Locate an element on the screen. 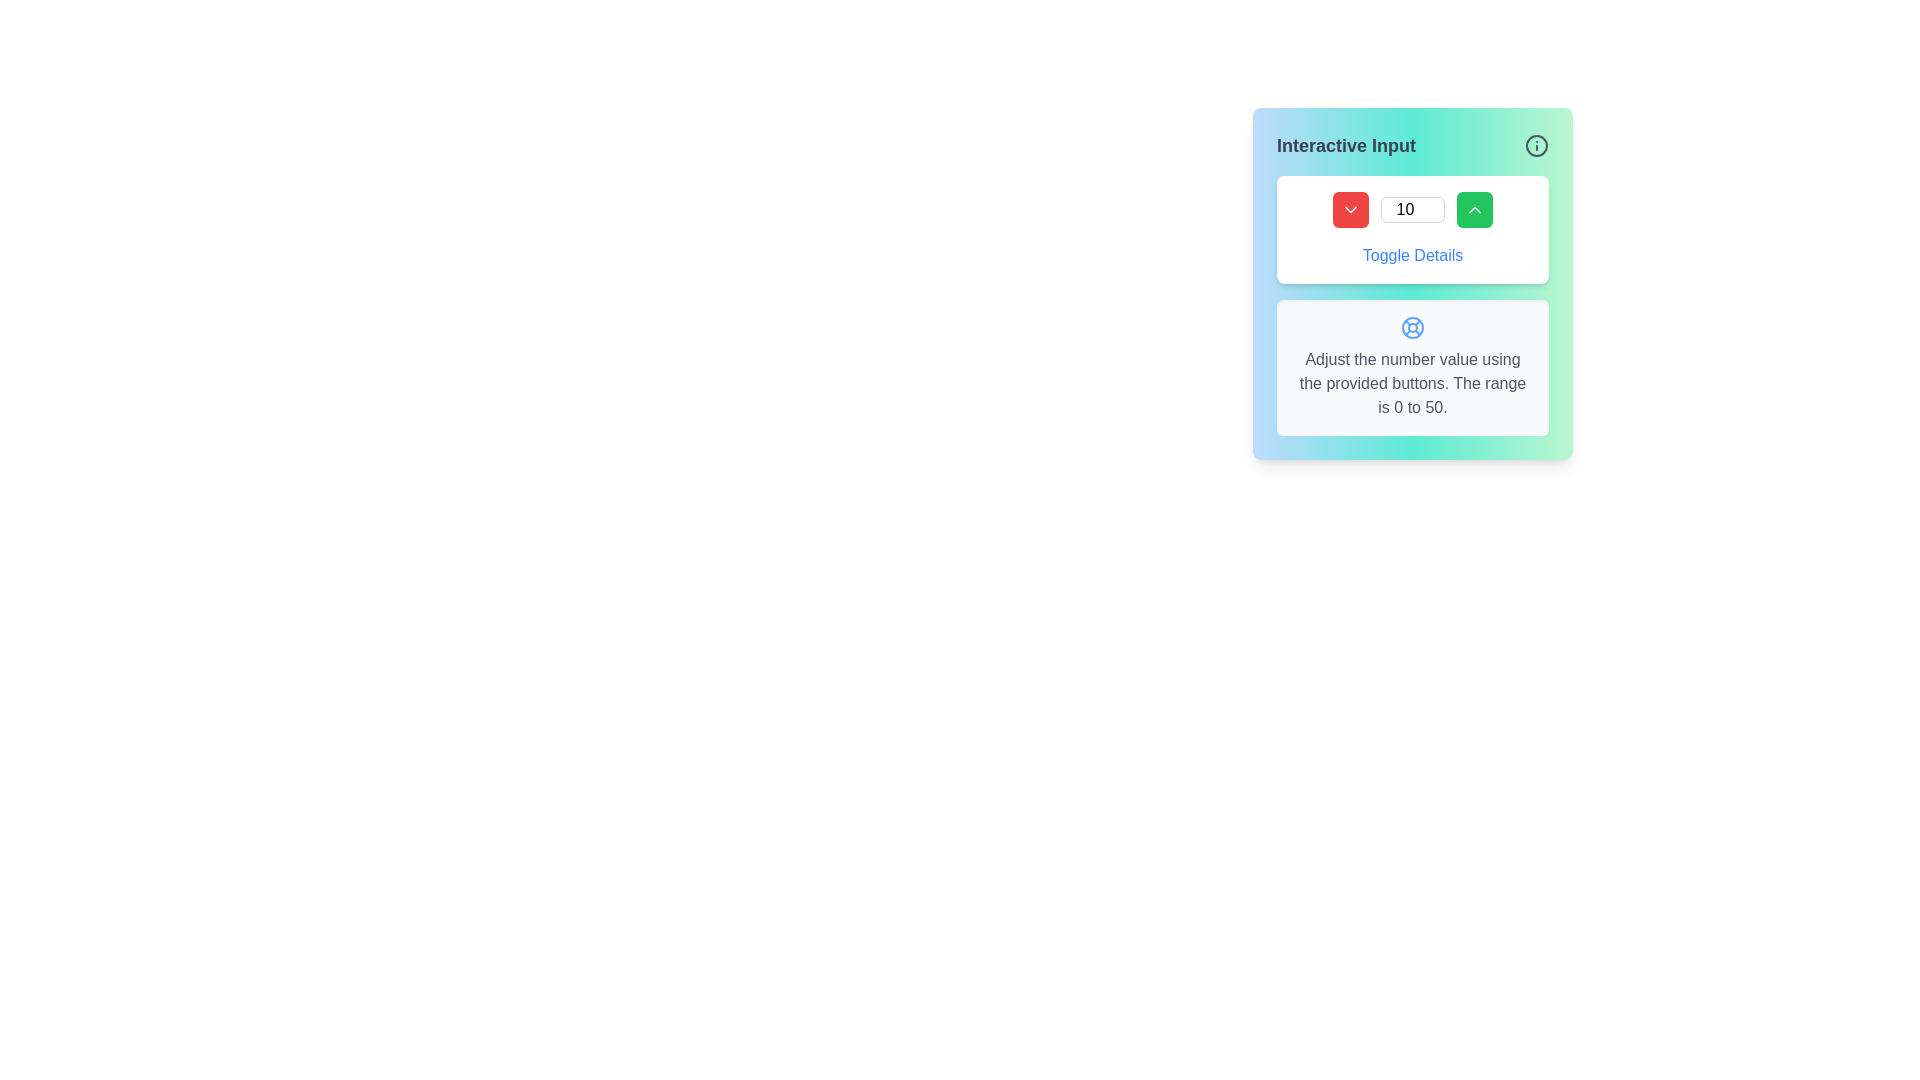 The image size is (1920, 1080). the upward arrow icon within the green square button located in the top-right corner of the panel is located at coordinates (1474, 209).